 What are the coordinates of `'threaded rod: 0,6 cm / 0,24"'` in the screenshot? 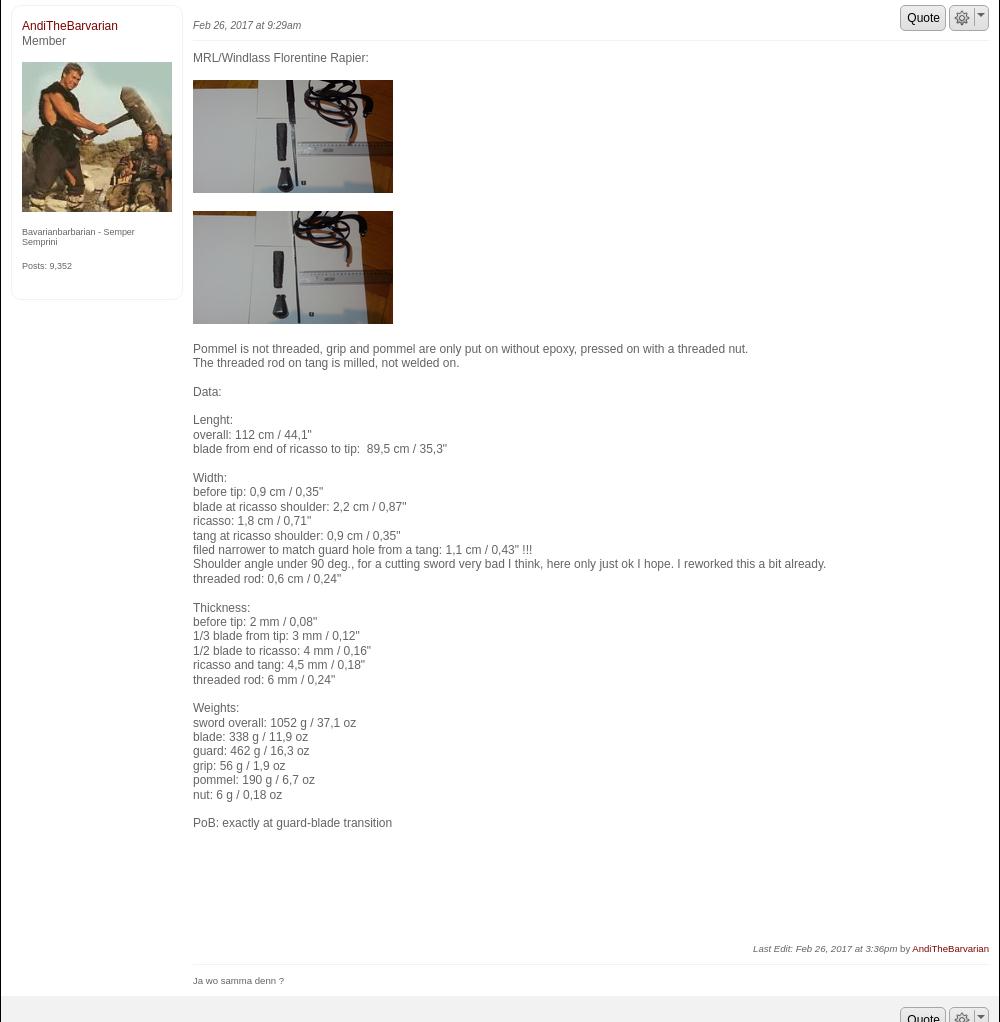 It's located at (267, 578).